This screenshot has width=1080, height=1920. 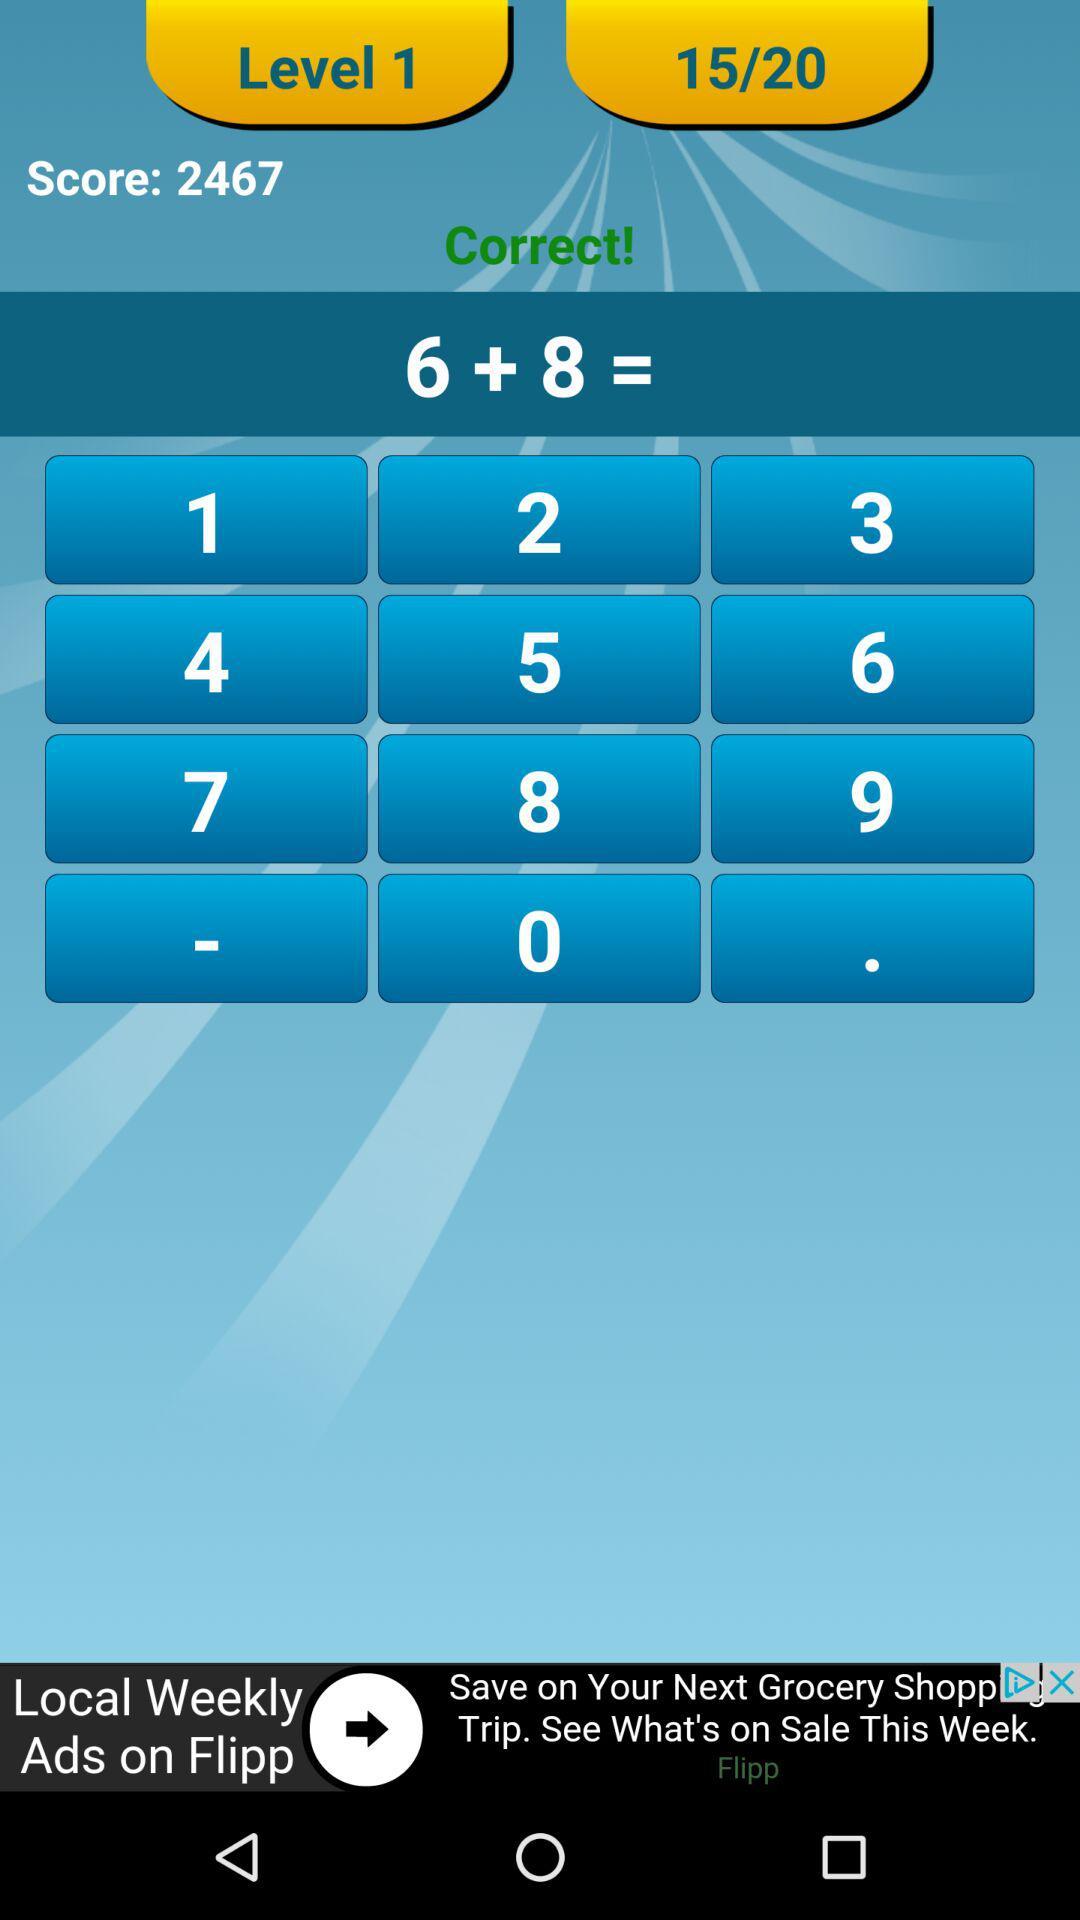 What do you see at coordinates (540, 1727) in the screenshot?
I see `click on advertisement` at bounding box center [540, 1727].